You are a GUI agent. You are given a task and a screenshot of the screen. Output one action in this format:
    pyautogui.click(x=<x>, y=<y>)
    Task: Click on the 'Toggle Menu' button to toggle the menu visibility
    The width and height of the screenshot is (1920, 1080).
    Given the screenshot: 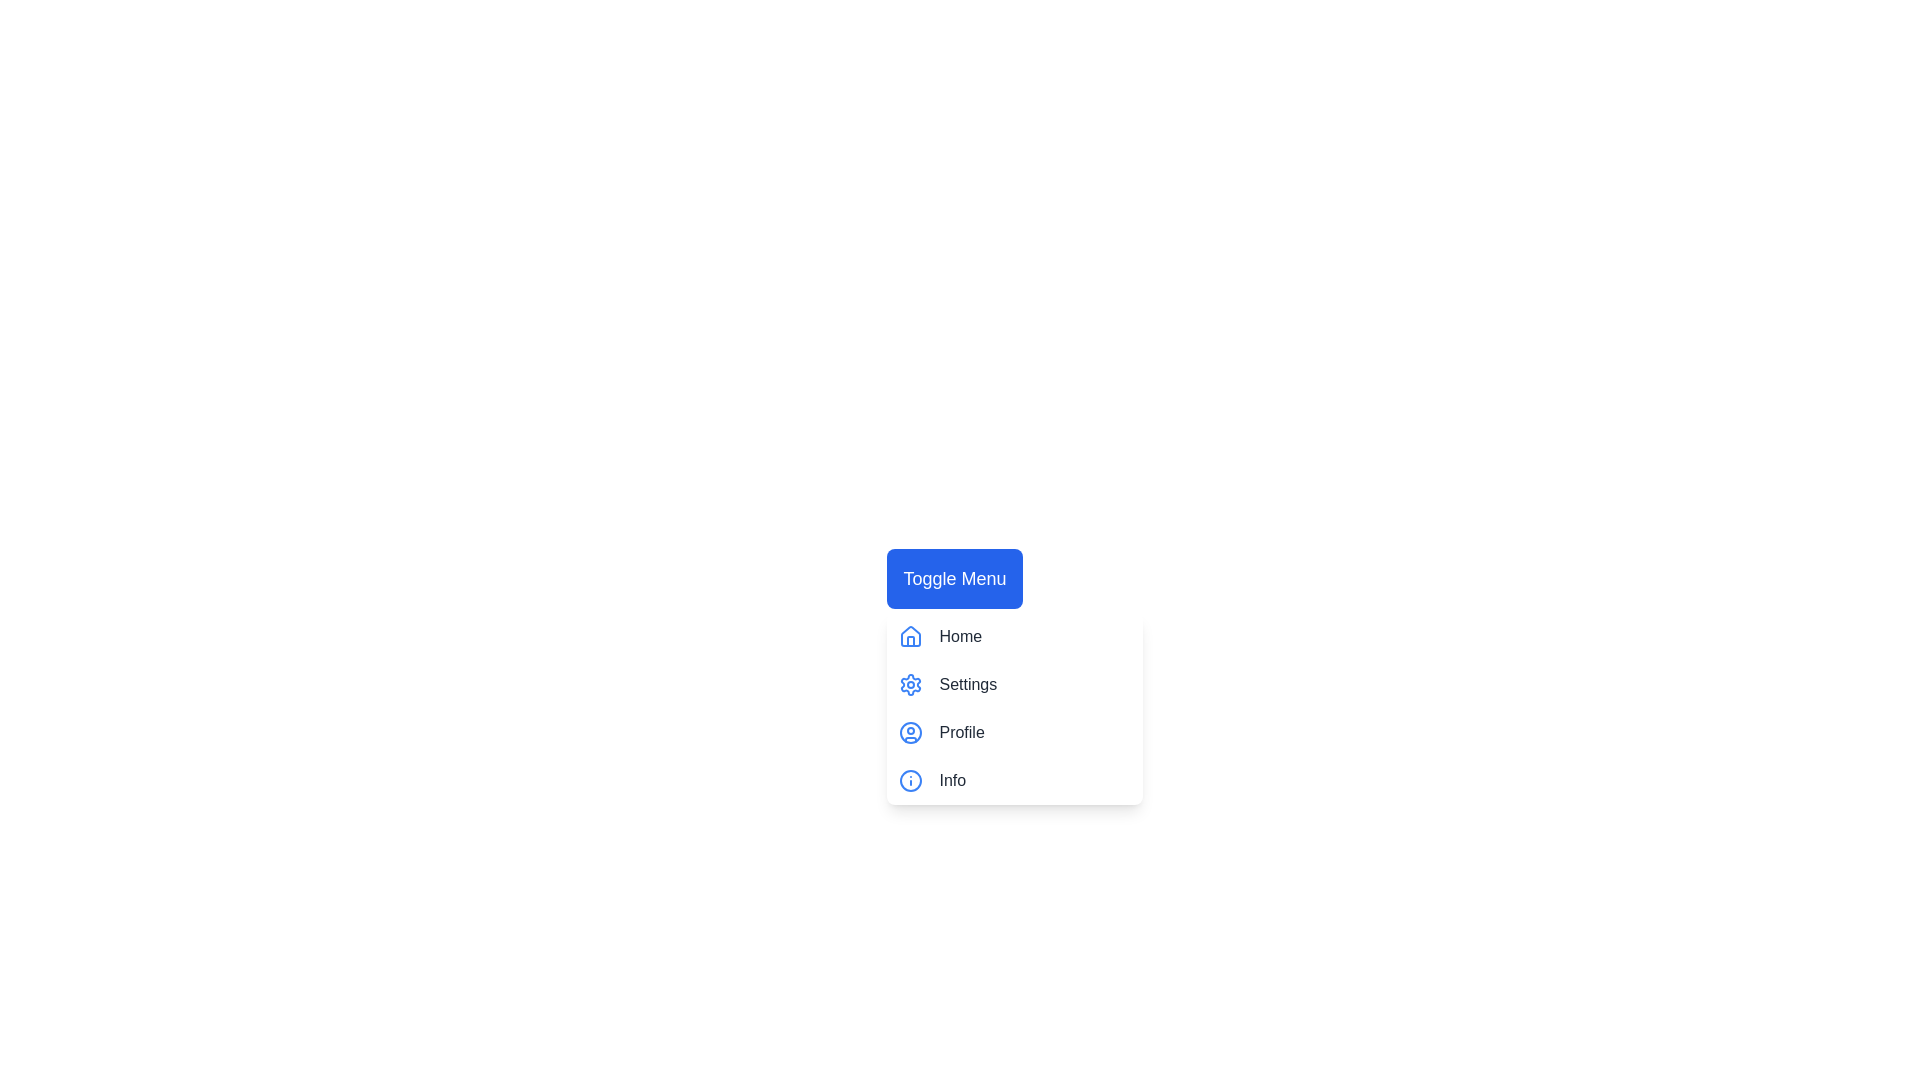 What is the action you would take?
    pyautogui.click(x=953, y=578)
    